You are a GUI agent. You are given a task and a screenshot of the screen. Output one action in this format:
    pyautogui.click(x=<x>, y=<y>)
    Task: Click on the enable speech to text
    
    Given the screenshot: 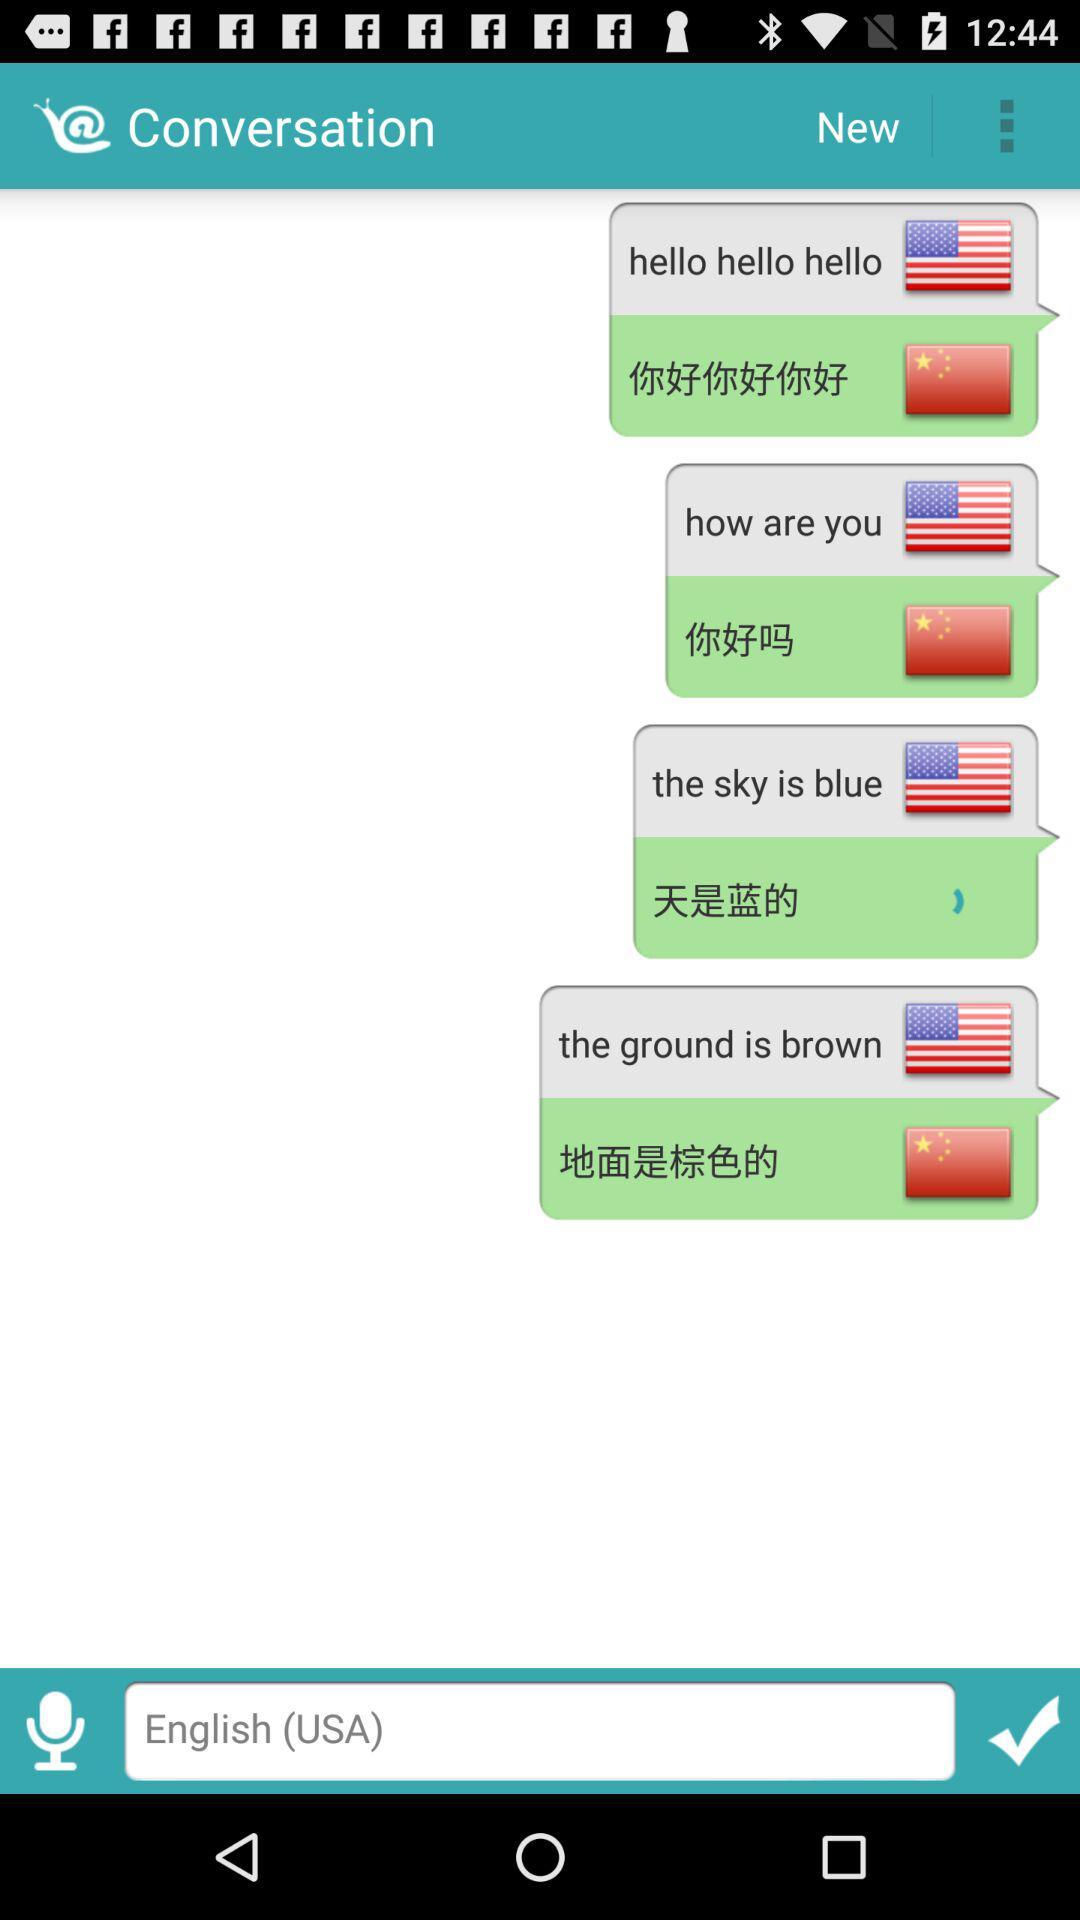 What is the action you would take?
    pyautogui.click(x=54, y=1730)
    